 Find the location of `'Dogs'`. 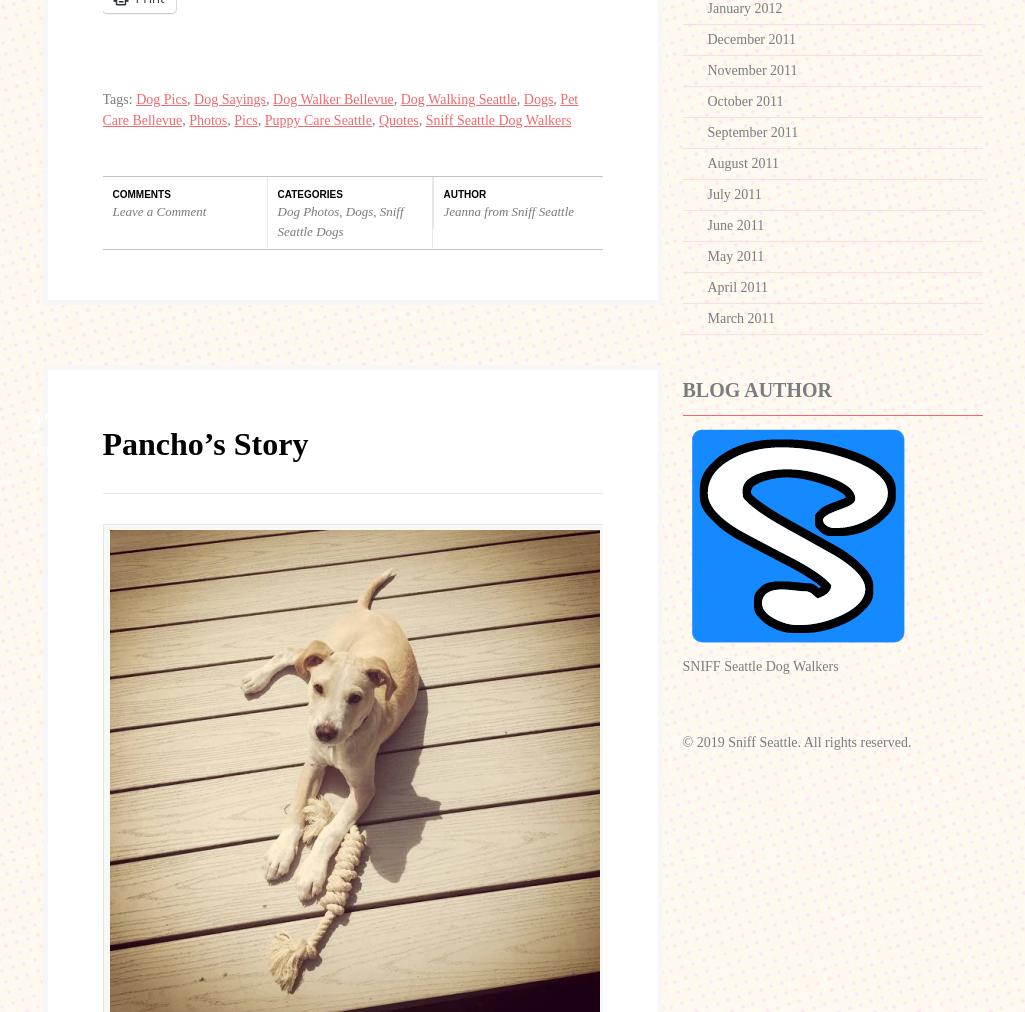

'Dogs' is located at coordinates (537, 98).